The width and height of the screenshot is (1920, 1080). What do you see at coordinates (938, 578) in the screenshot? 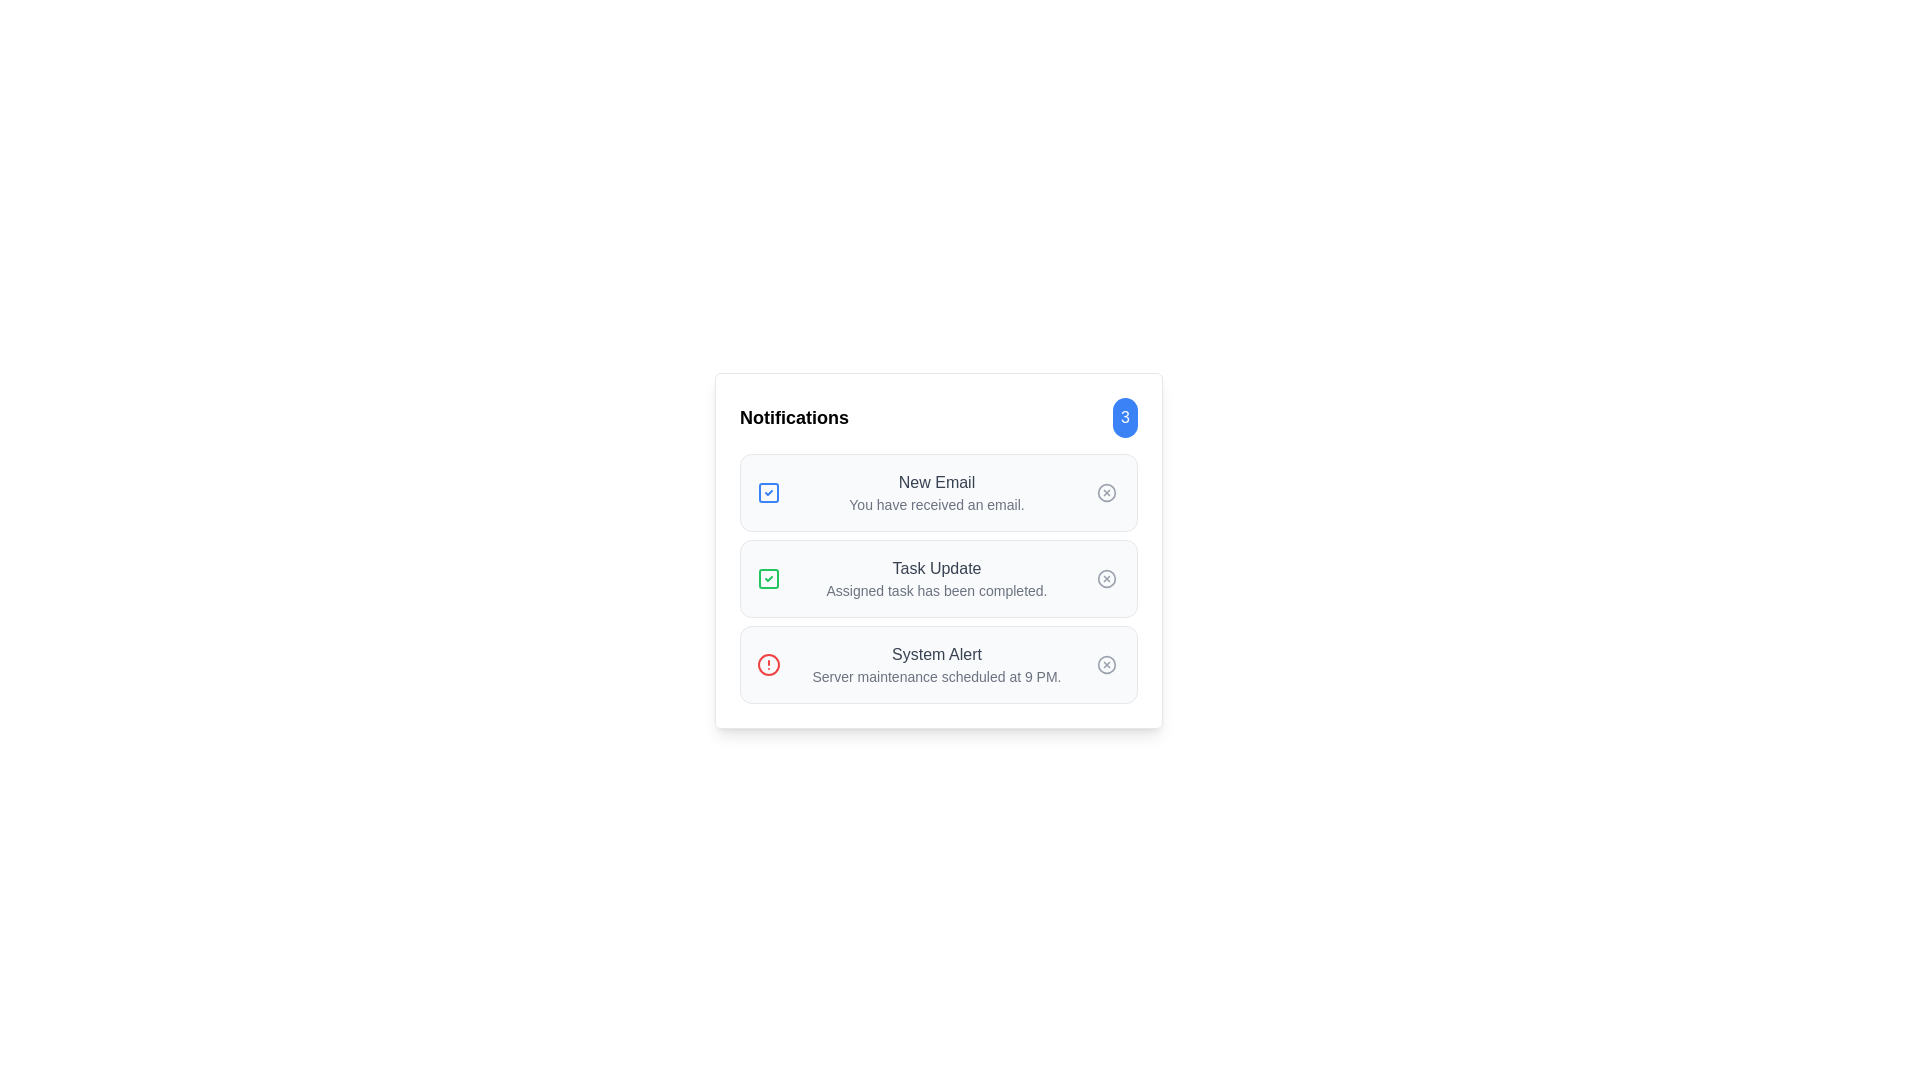
I see `title 'Task Update' and the description 'Assigned task has been completed' from the notification entry that is the second in the list, featuring a green checkmark icon and a light gray background` at bounding box center [938, 578].